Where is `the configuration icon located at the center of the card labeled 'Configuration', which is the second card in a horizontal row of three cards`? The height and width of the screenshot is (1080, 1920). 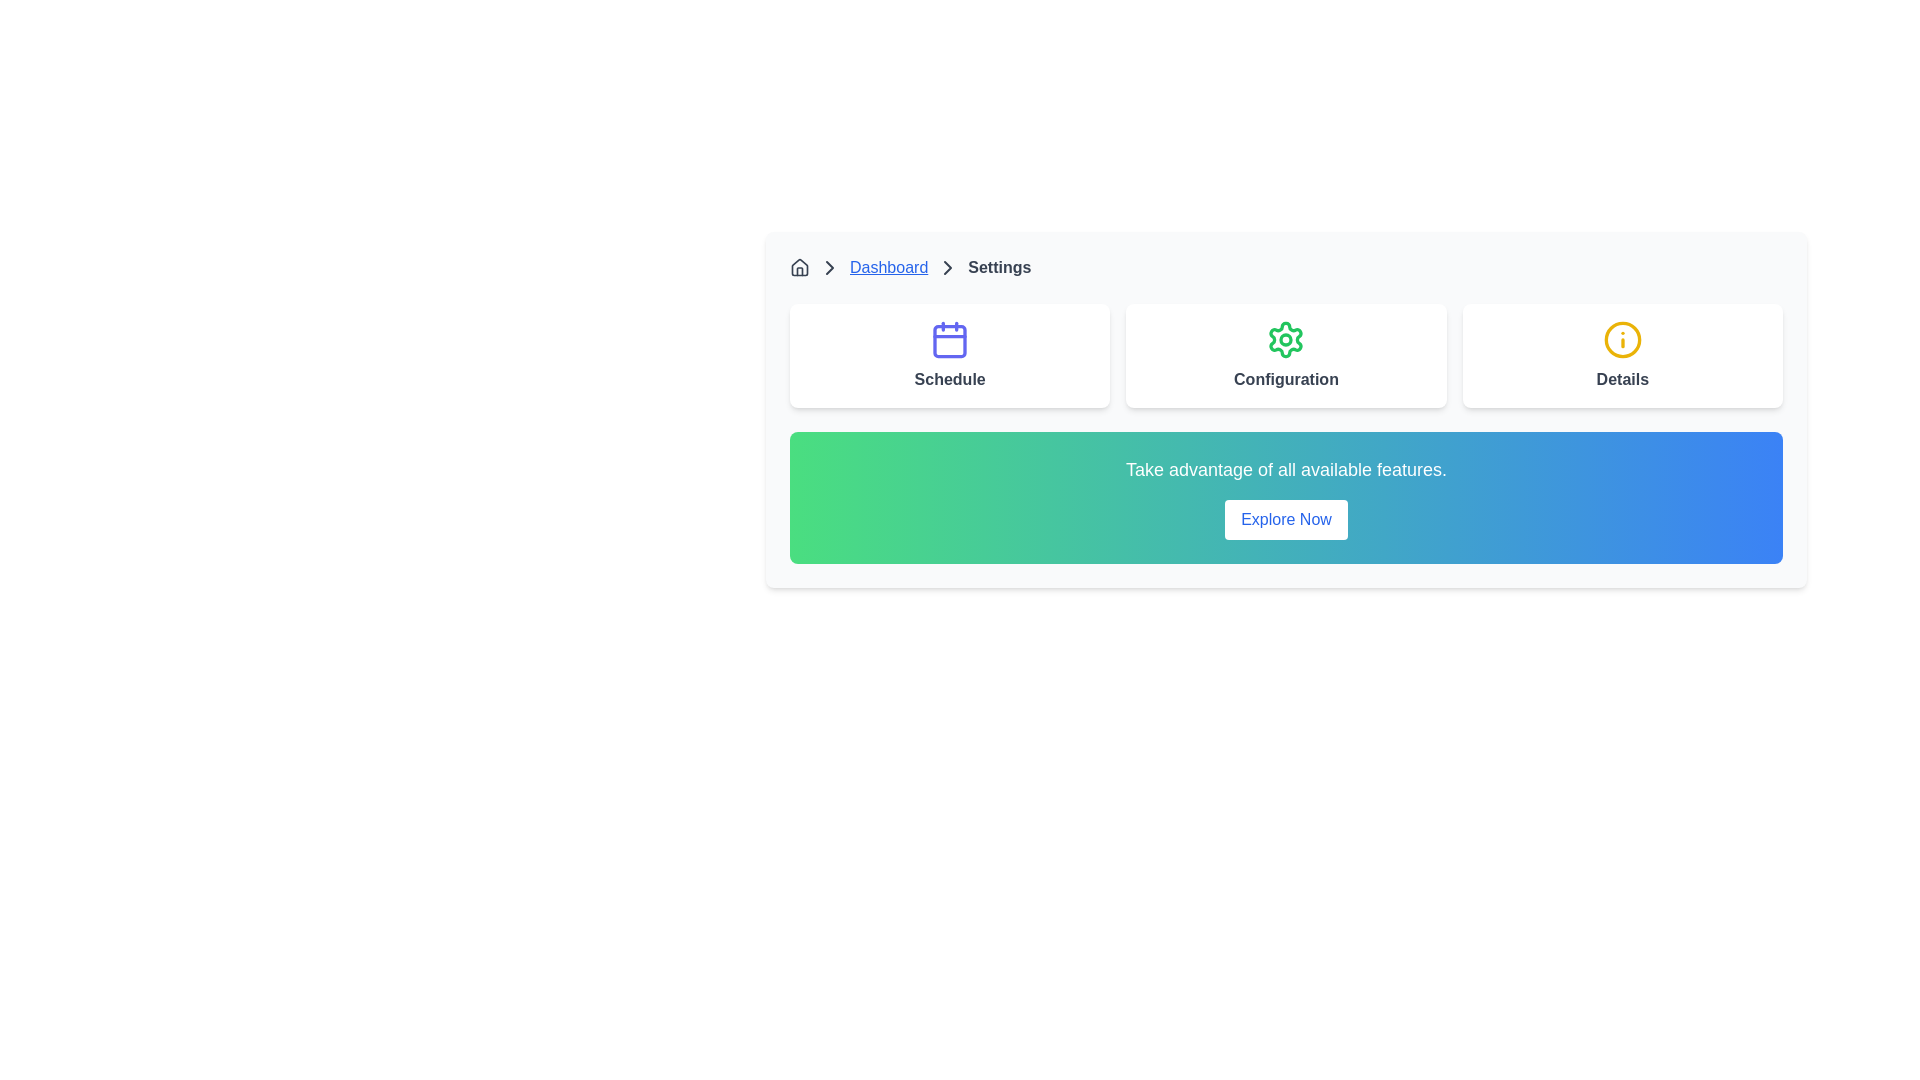 the configuration icon located at the center of the card labeled 'Configuration', which is the second card in a horizontal row of three cards is located at coordinates (1286, 338).